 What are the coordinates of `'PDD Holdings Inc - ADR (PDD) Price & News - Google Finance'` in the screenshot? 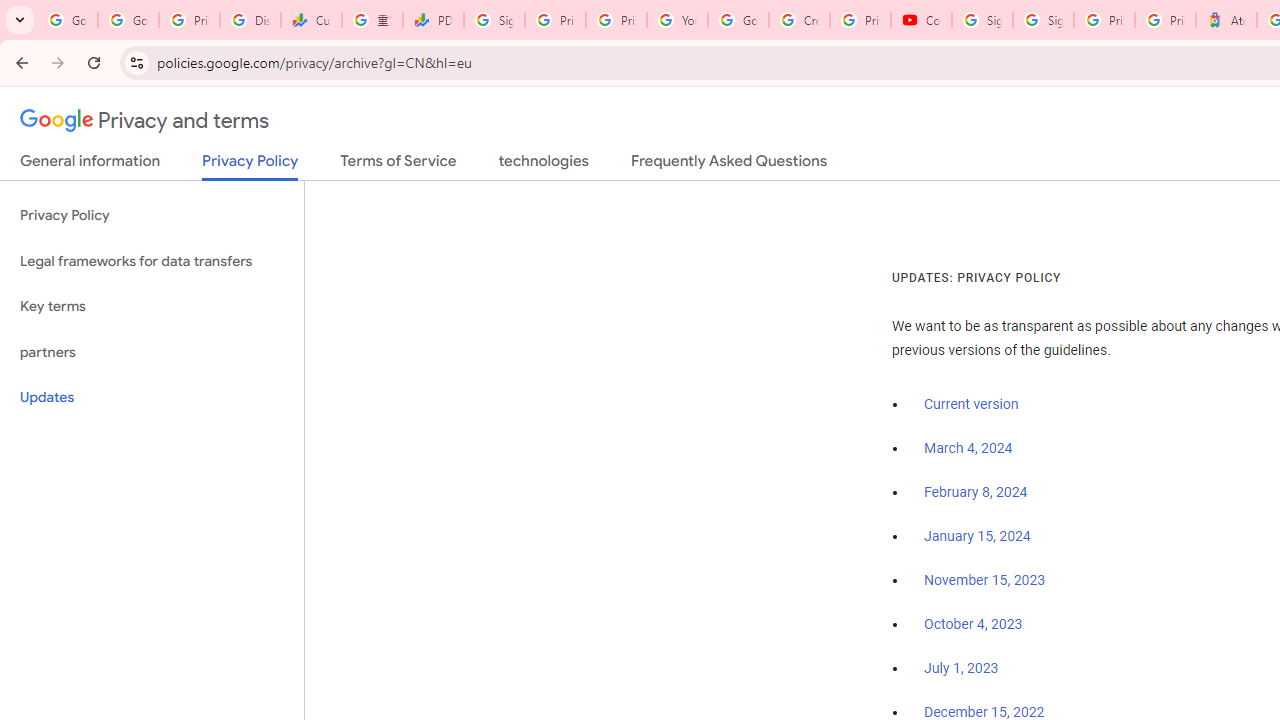 It's located at (432, 20).